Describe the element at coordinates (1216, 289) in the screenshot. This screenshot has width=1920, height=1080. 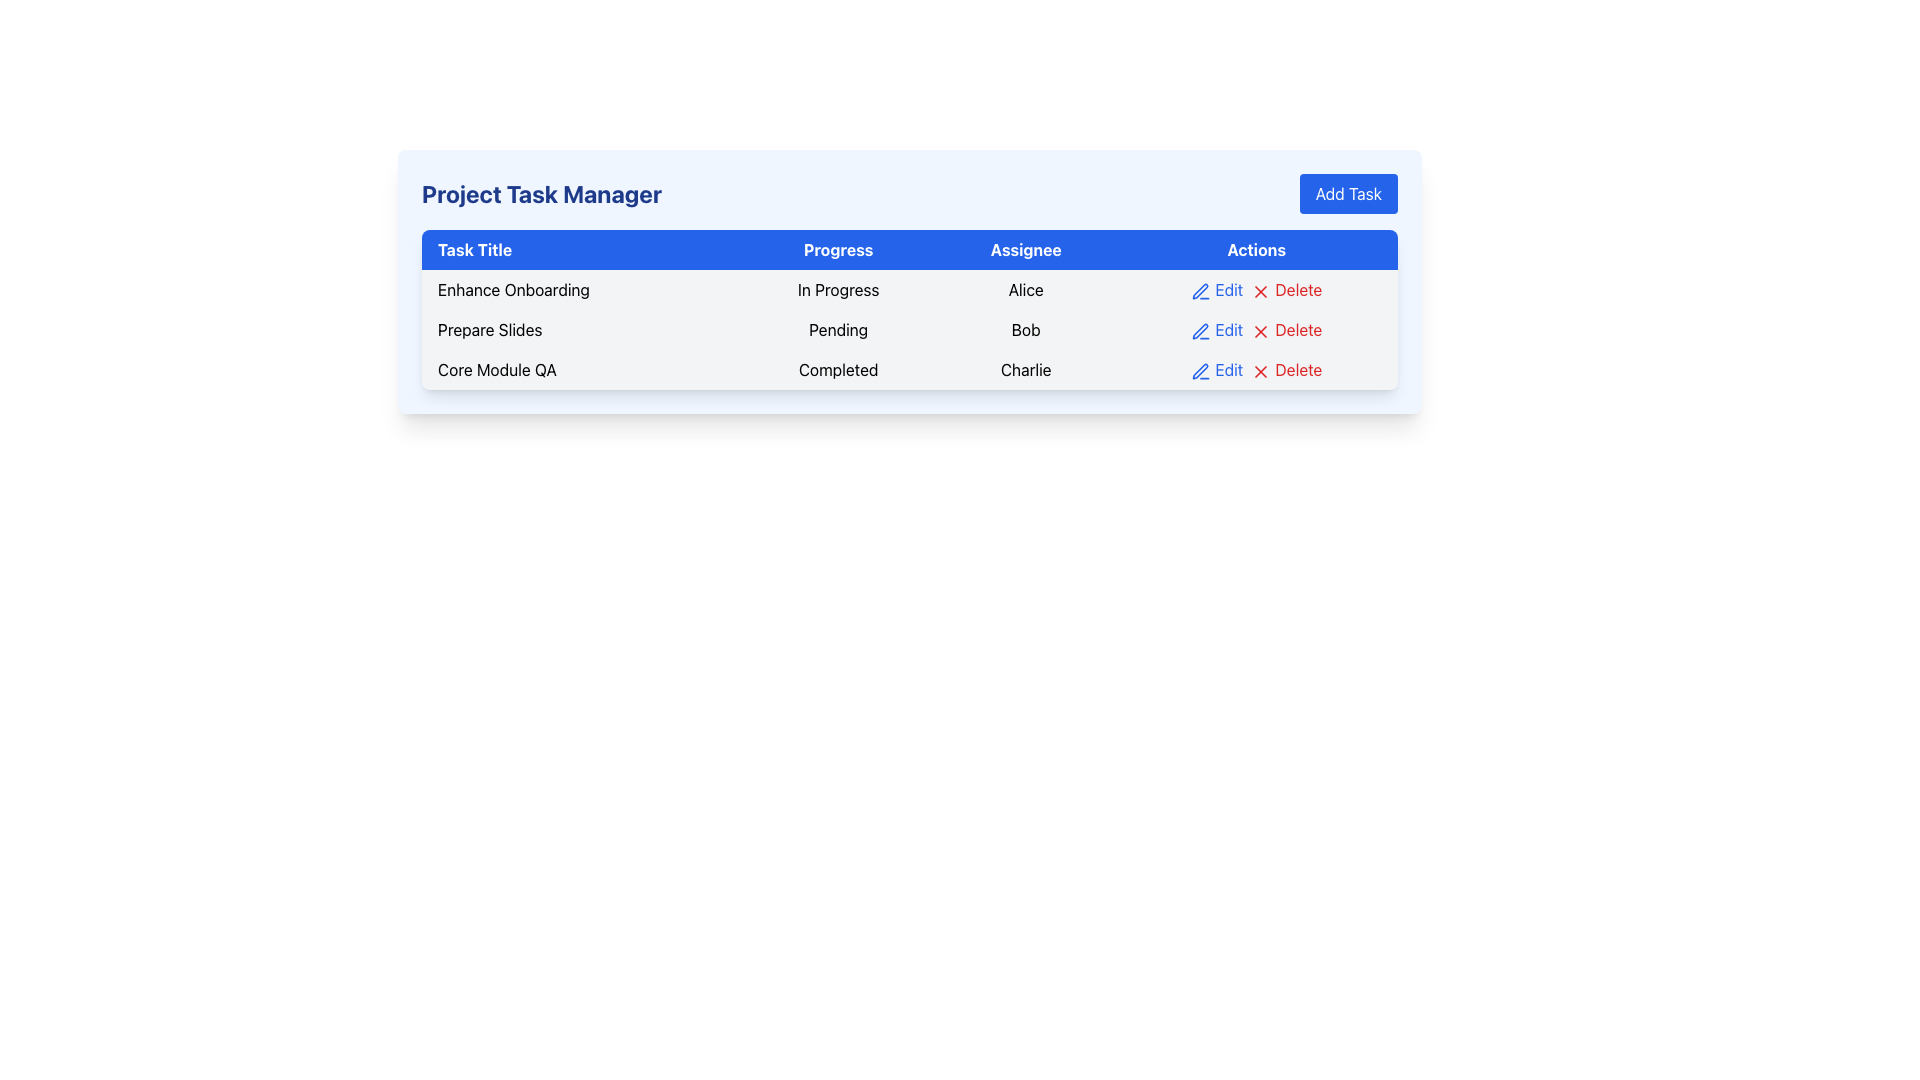
I see `the edit button in the 'Actions' column for the 'Enhance Onboarding' task` at that location.